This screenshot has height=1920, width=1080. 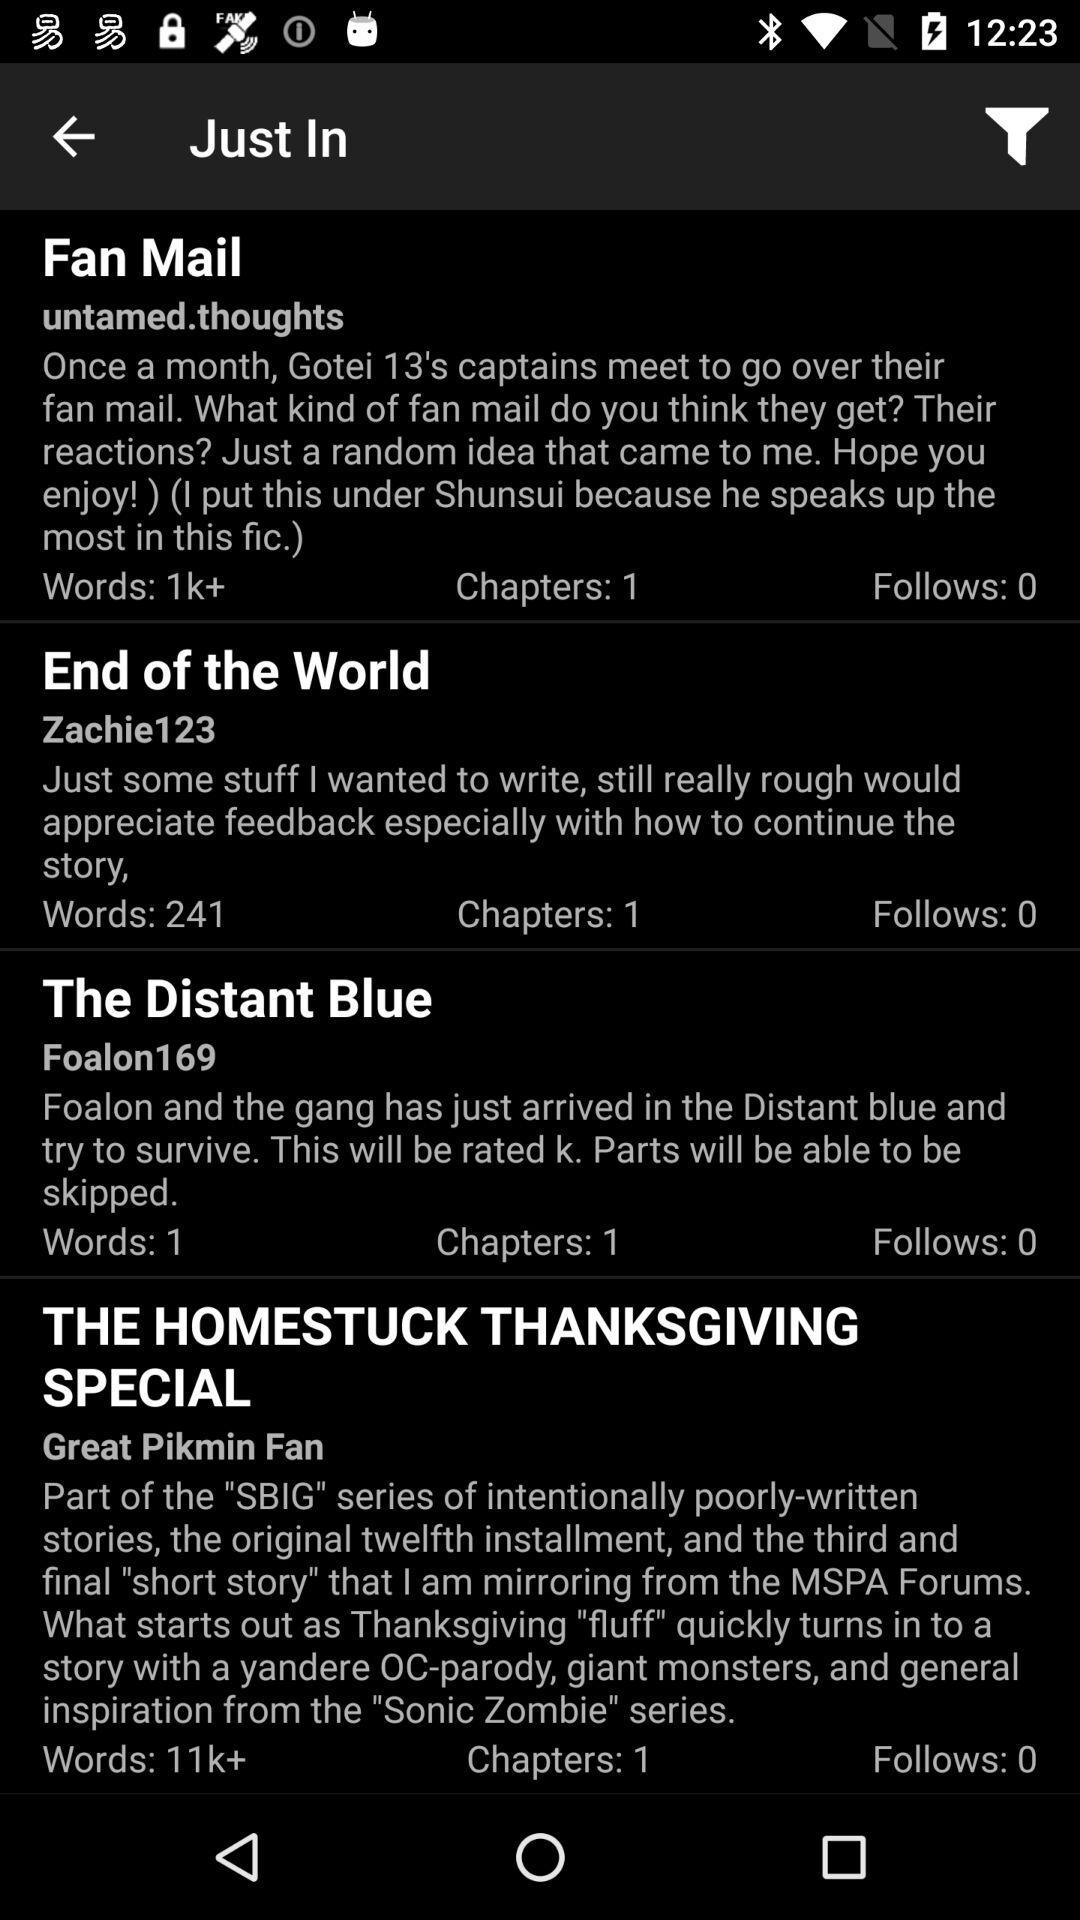 What do you see at coordinates (72, 135) in the screenshot?
I see `item next to just in item` at bounding box center [72, 135].